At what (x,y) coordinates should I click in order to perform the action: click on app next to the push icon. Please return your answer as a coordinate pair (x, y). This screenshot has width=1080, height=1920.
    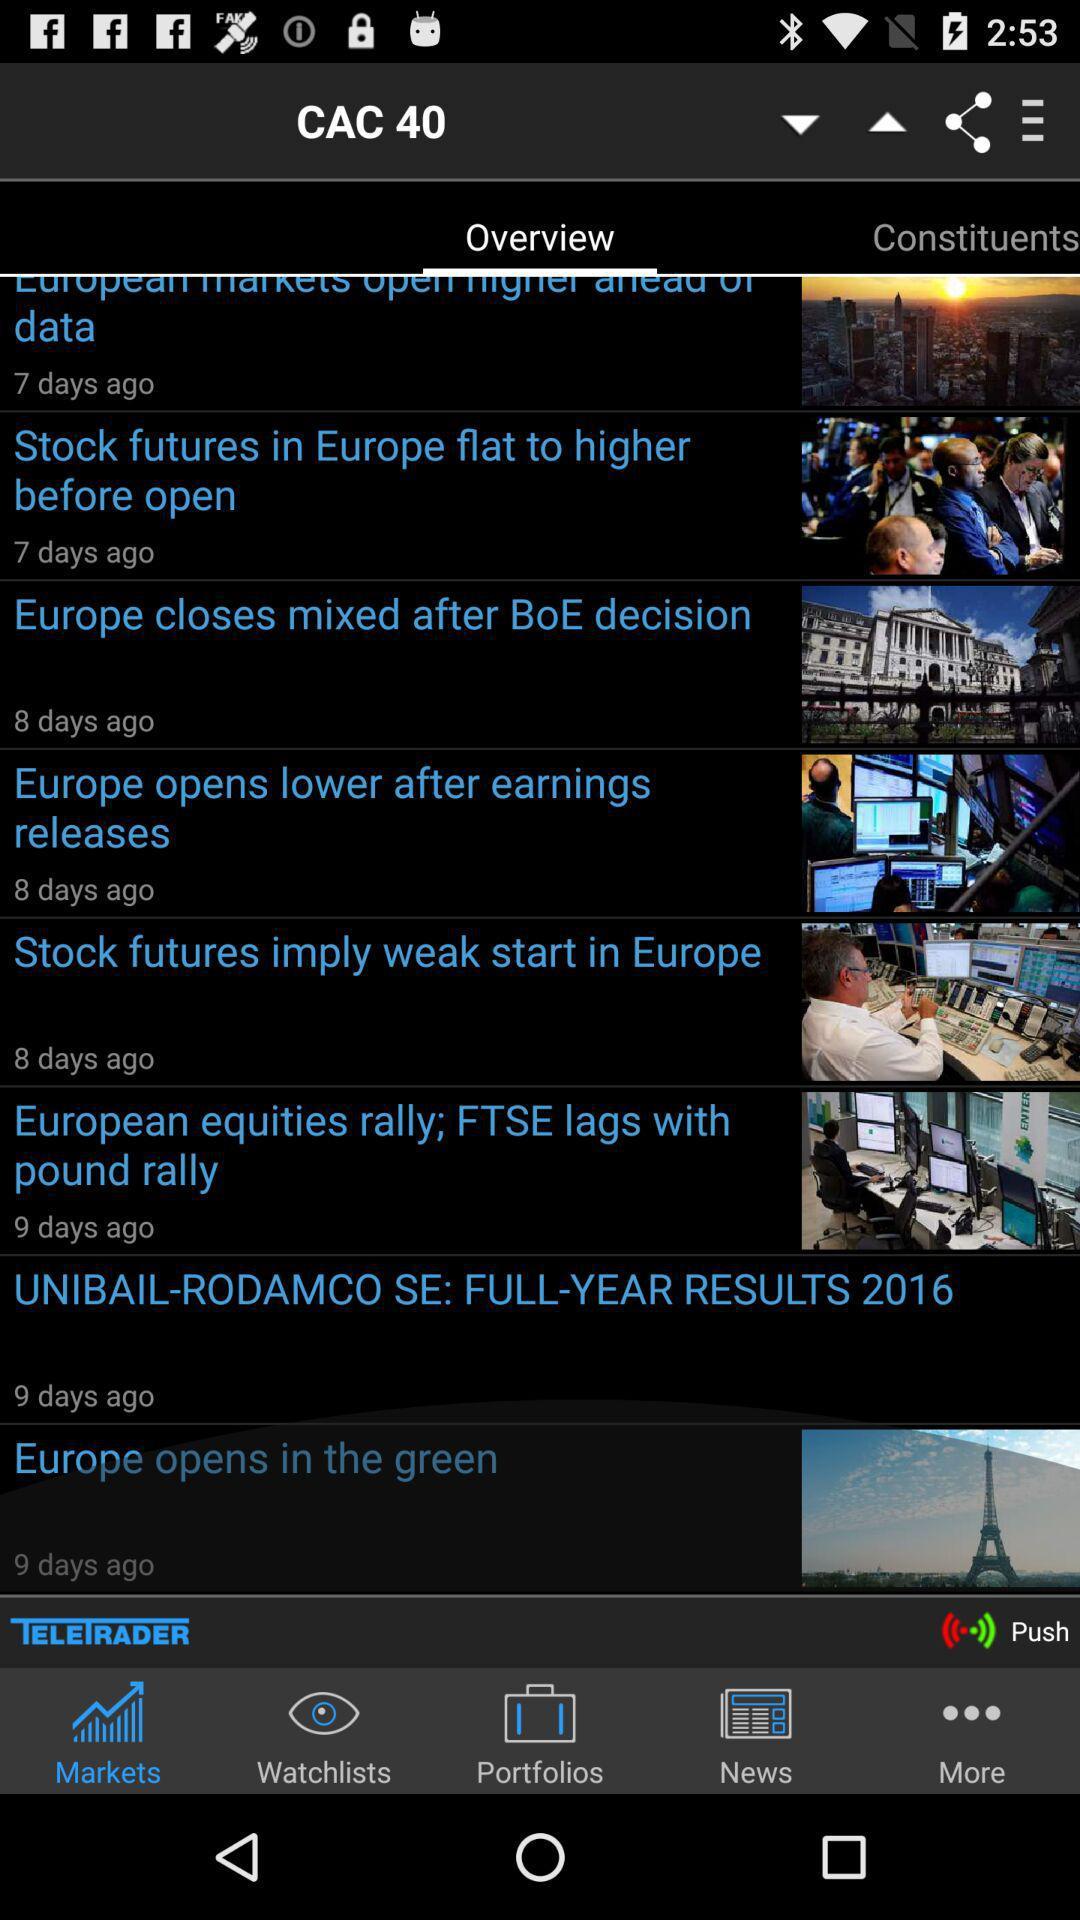
    Looking at the image, I should click on (99, 1631).